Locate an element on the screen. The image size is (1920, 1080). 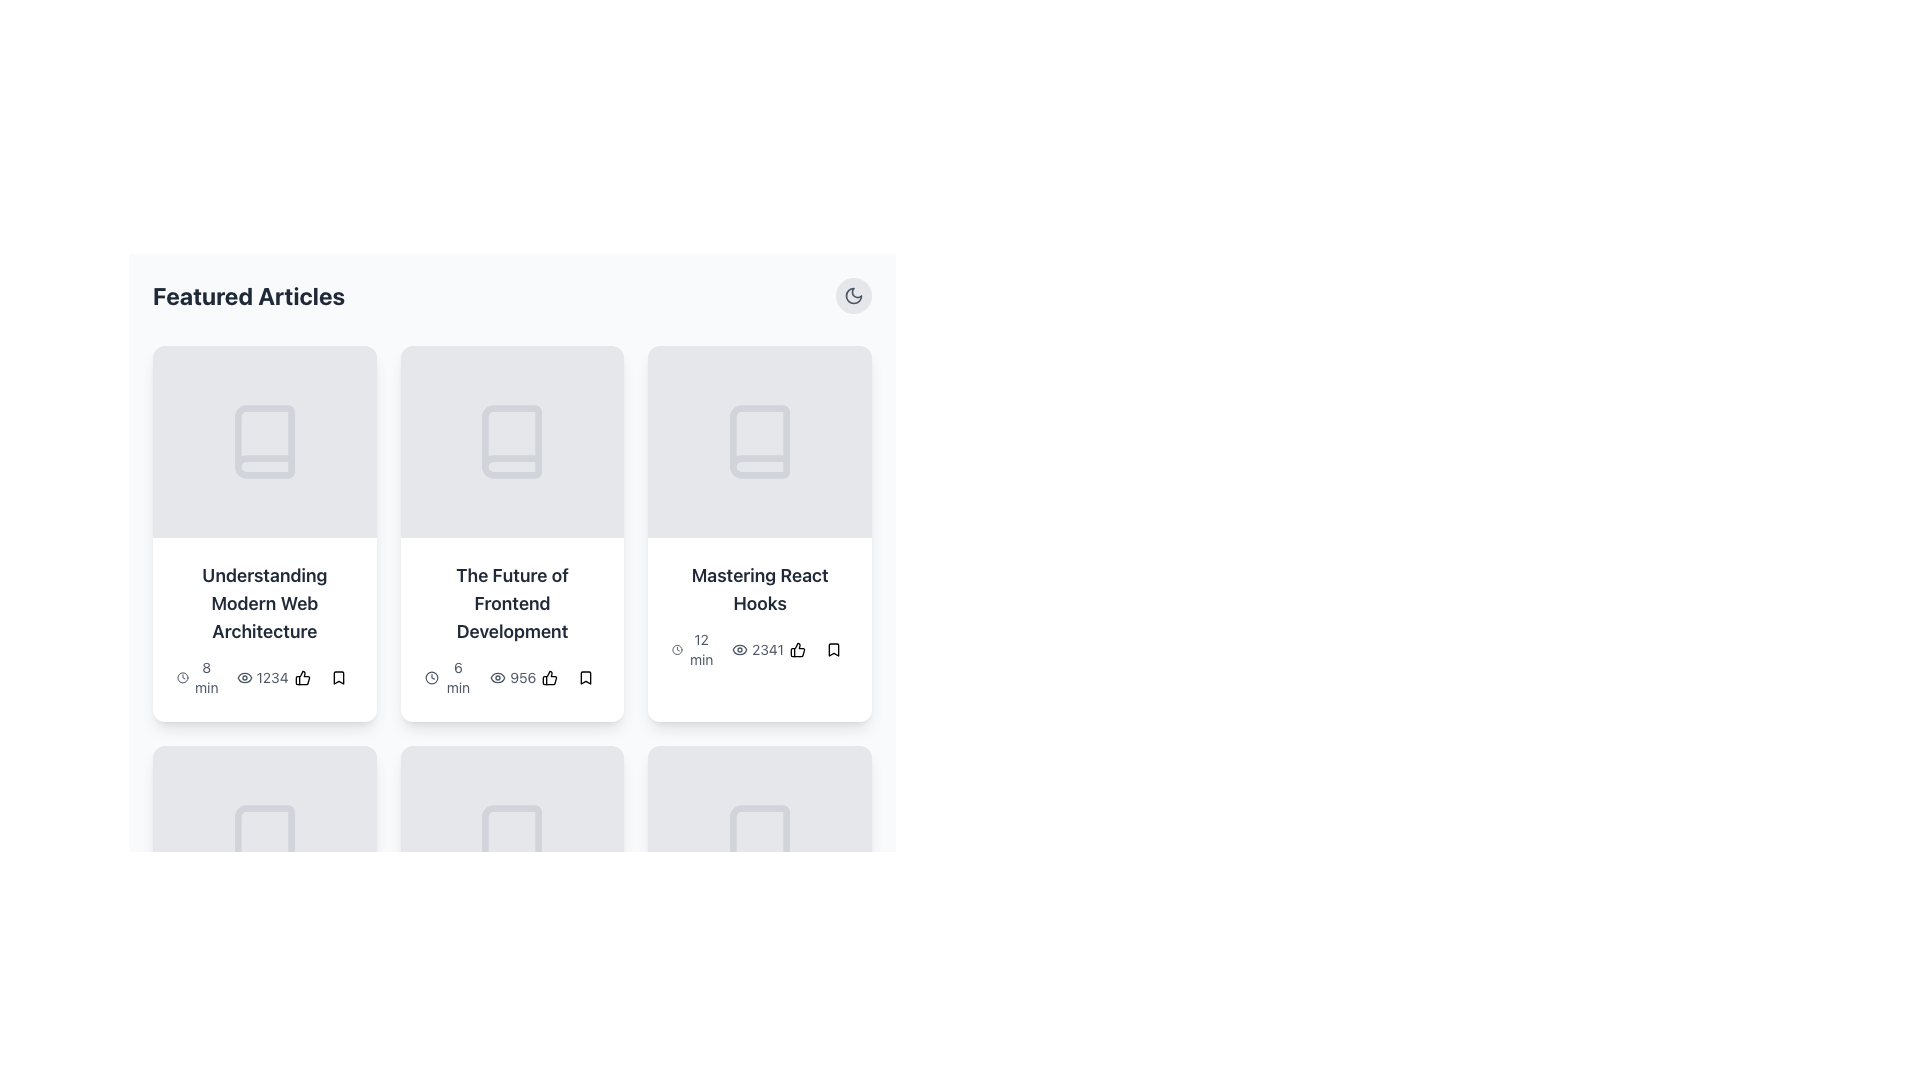
the icon representing the duration of the related article, which is displayed beside the time estimate text '6 min' within the card titled 'The Future of Frontend Development.' is located at coordinates (430, 677).